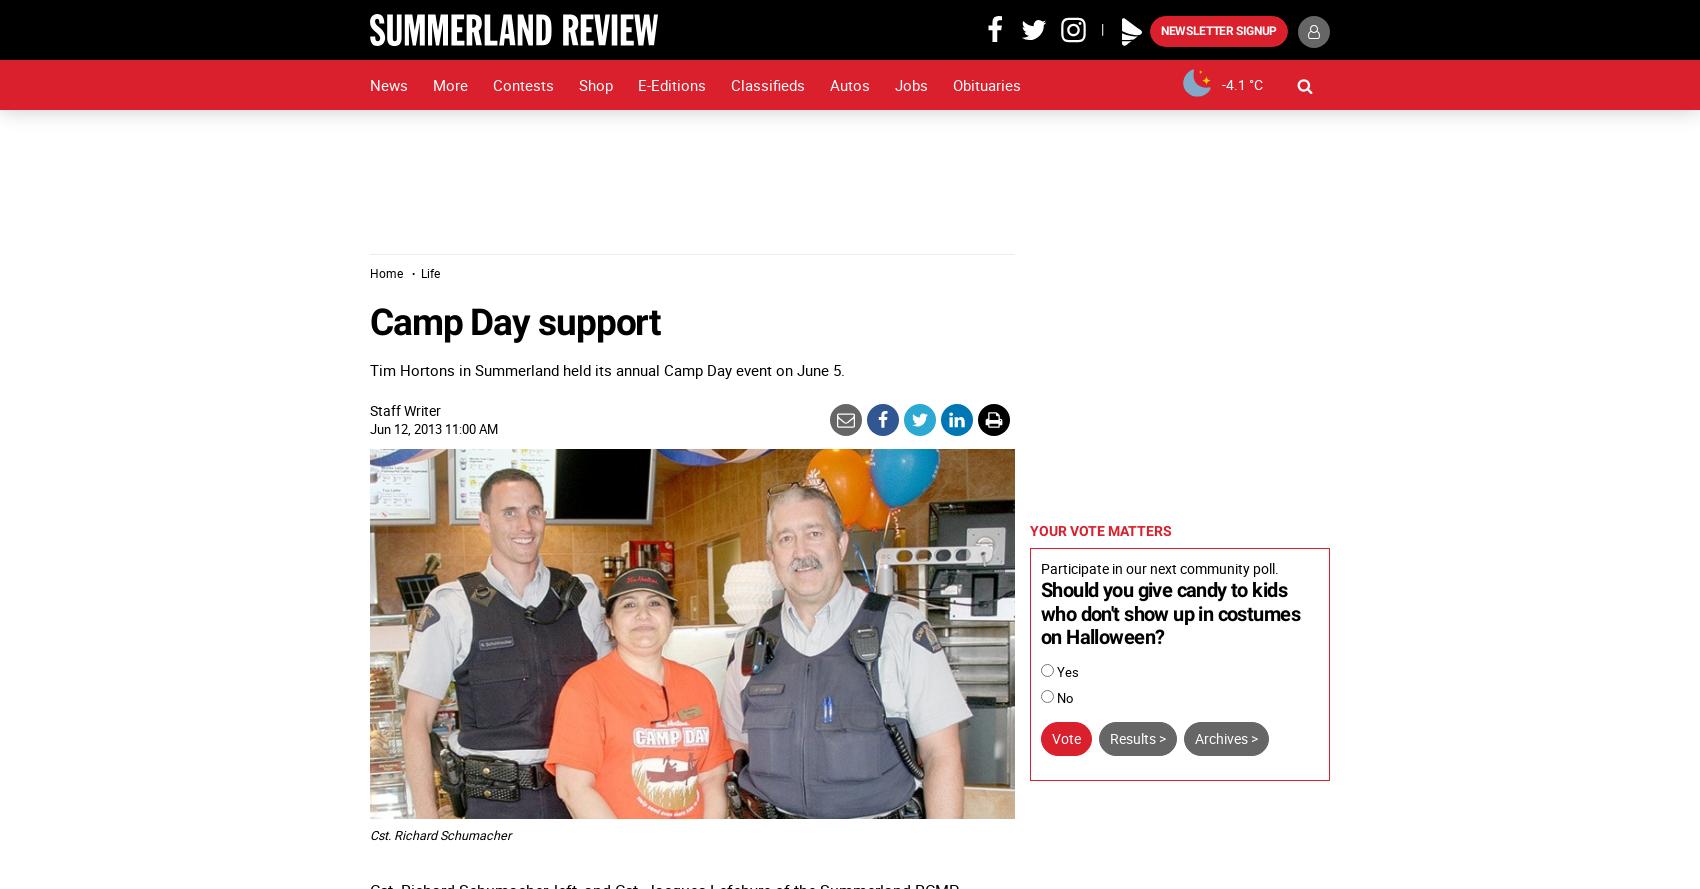 The image size is (1700, 889). Describe the element at coordinates (404, 409) in the screenshot. I see `'Staff Writer'` at that location.